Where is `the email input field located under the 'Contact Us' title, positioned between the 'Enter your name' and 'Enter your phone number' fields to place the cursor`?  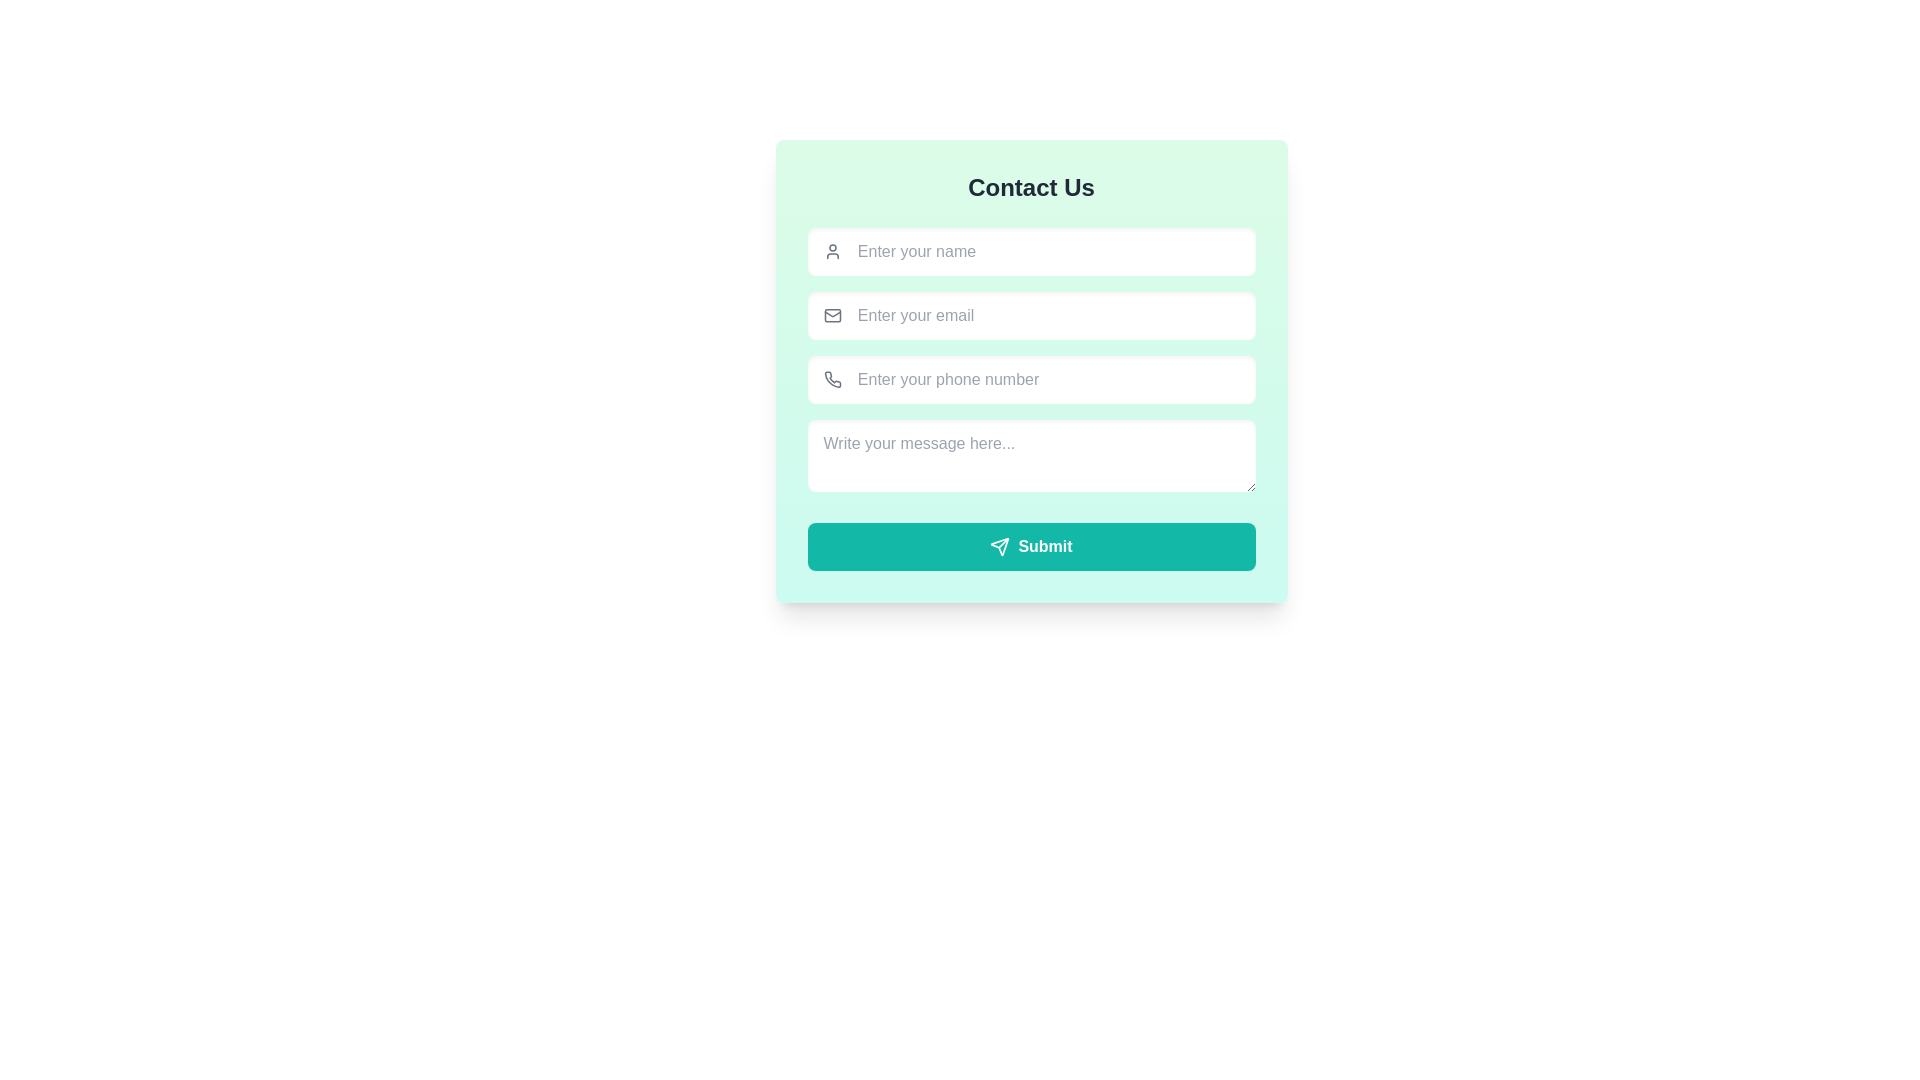 the email input field located under the 'Contact Us' title, positioned between the 'Enter your name' and 'Enter your phone number' fields to place the cursor is located at coordinates (1047, 315).